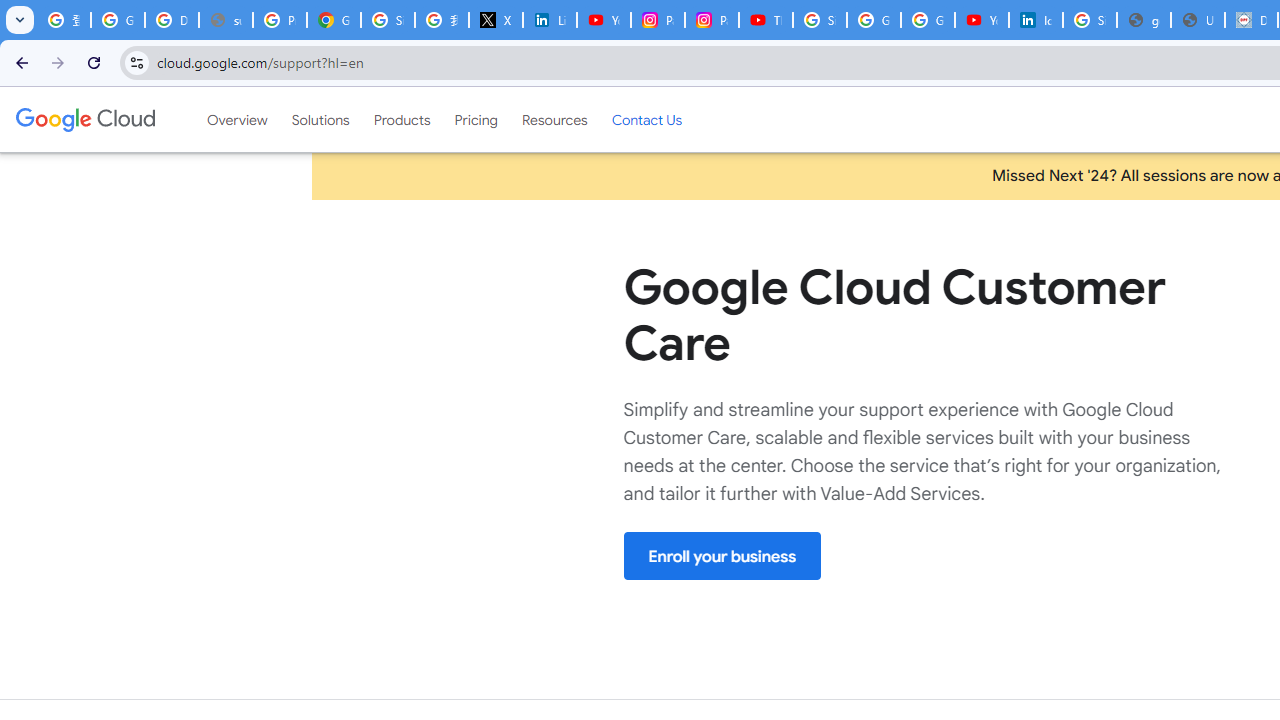 Image resolution: width=1280 pixels, height=720 pixels. Describe the element at coordinates (400, 119) in the screenshot. I see `'Products'` at that location.